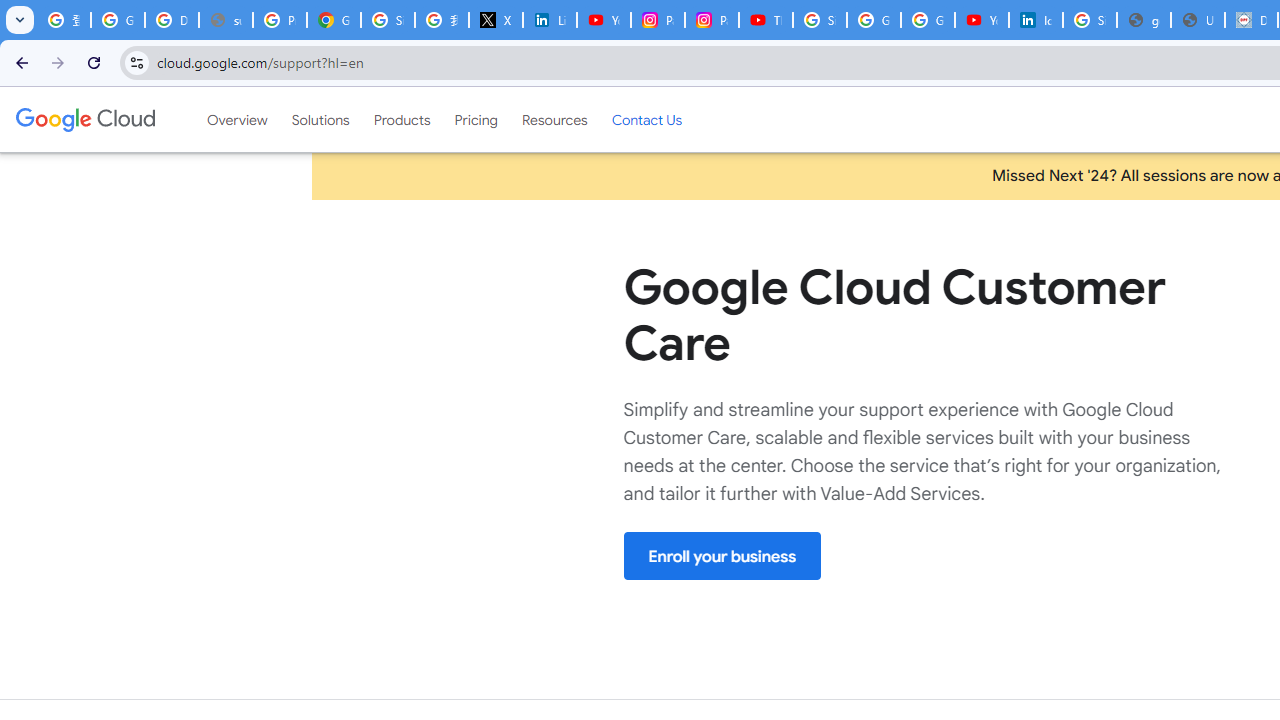 Image resolution: width=1280 pixels, height=720 pixels. Describe the element at coordinates (400, 119) in the screenshot. I see `'Products'` at that location.